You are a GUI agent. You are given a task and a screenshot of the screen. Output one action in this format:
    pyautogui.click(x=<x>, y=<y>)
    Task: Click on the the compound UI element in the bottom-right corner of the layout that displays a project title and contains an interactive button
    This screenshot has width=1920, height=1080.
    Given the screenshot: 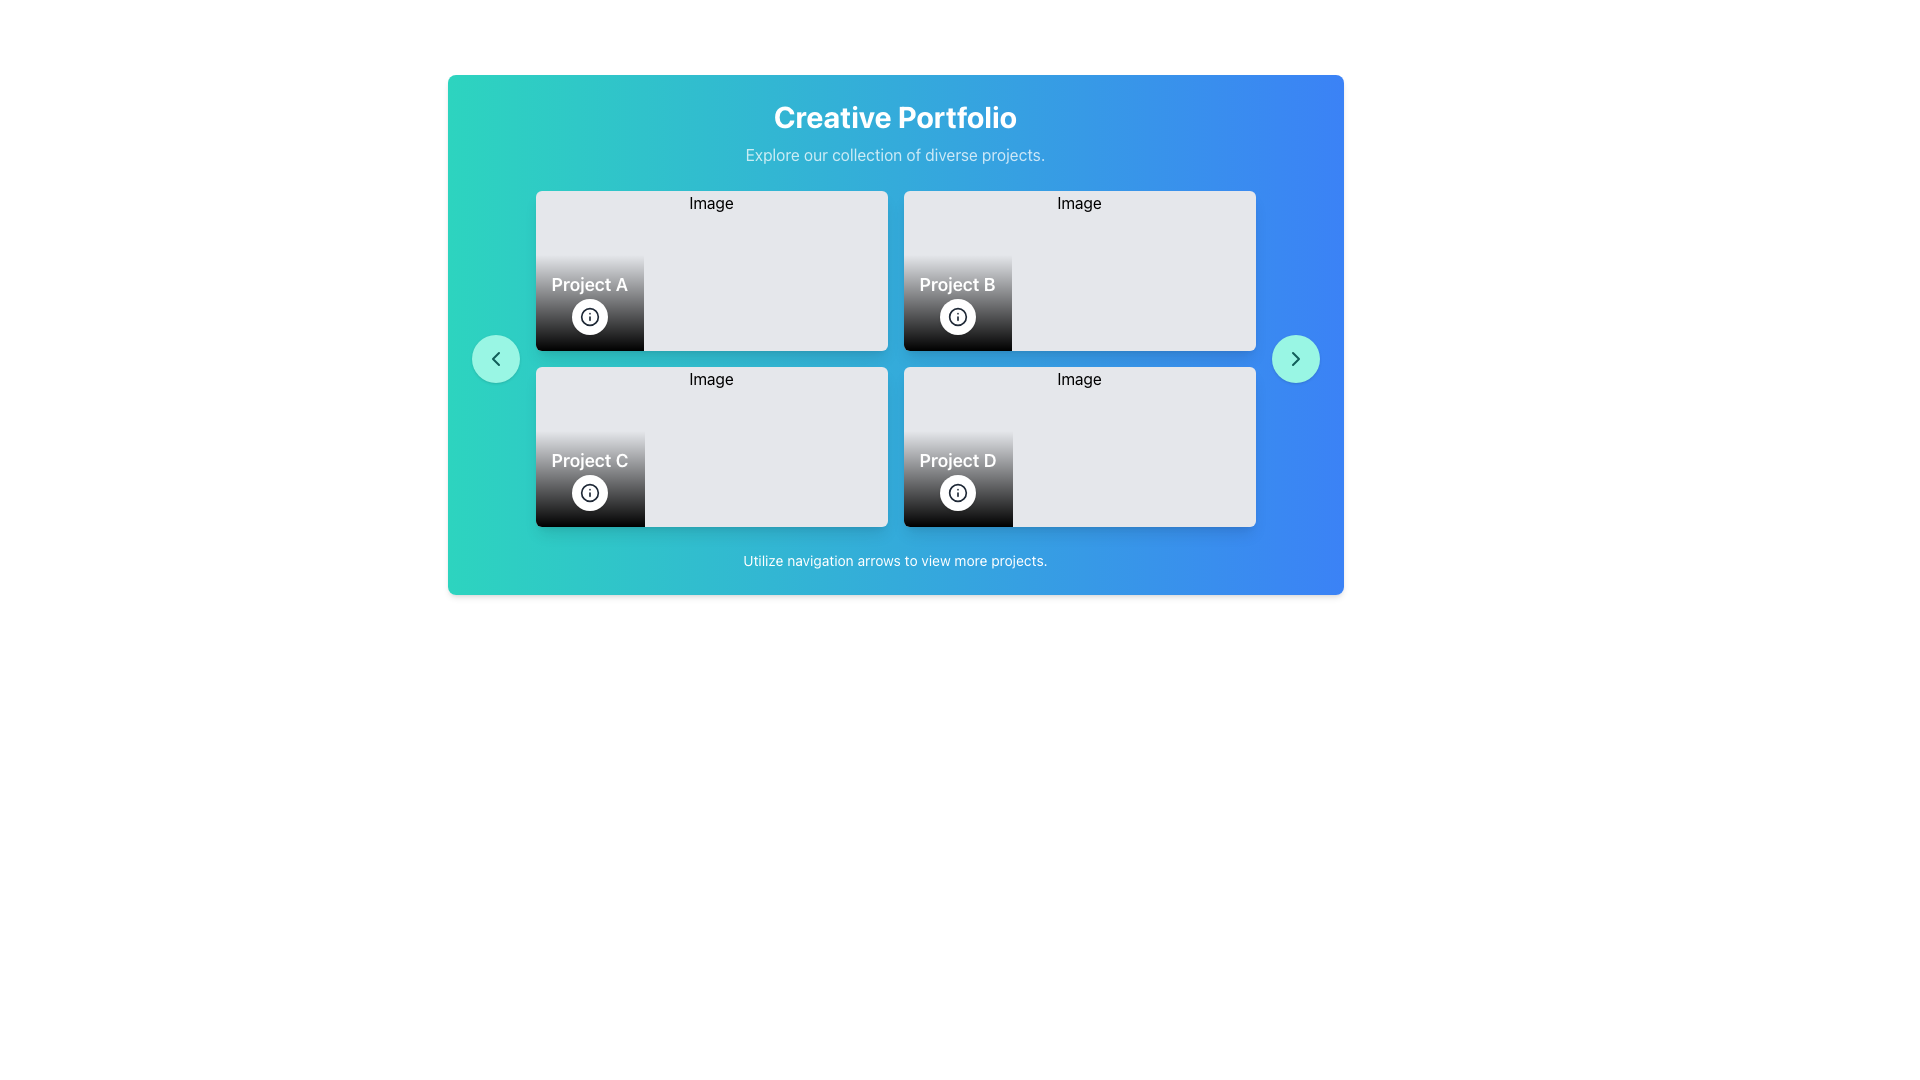 What is the action you would take?
    pyautogui.click(x=957, y=478)
    